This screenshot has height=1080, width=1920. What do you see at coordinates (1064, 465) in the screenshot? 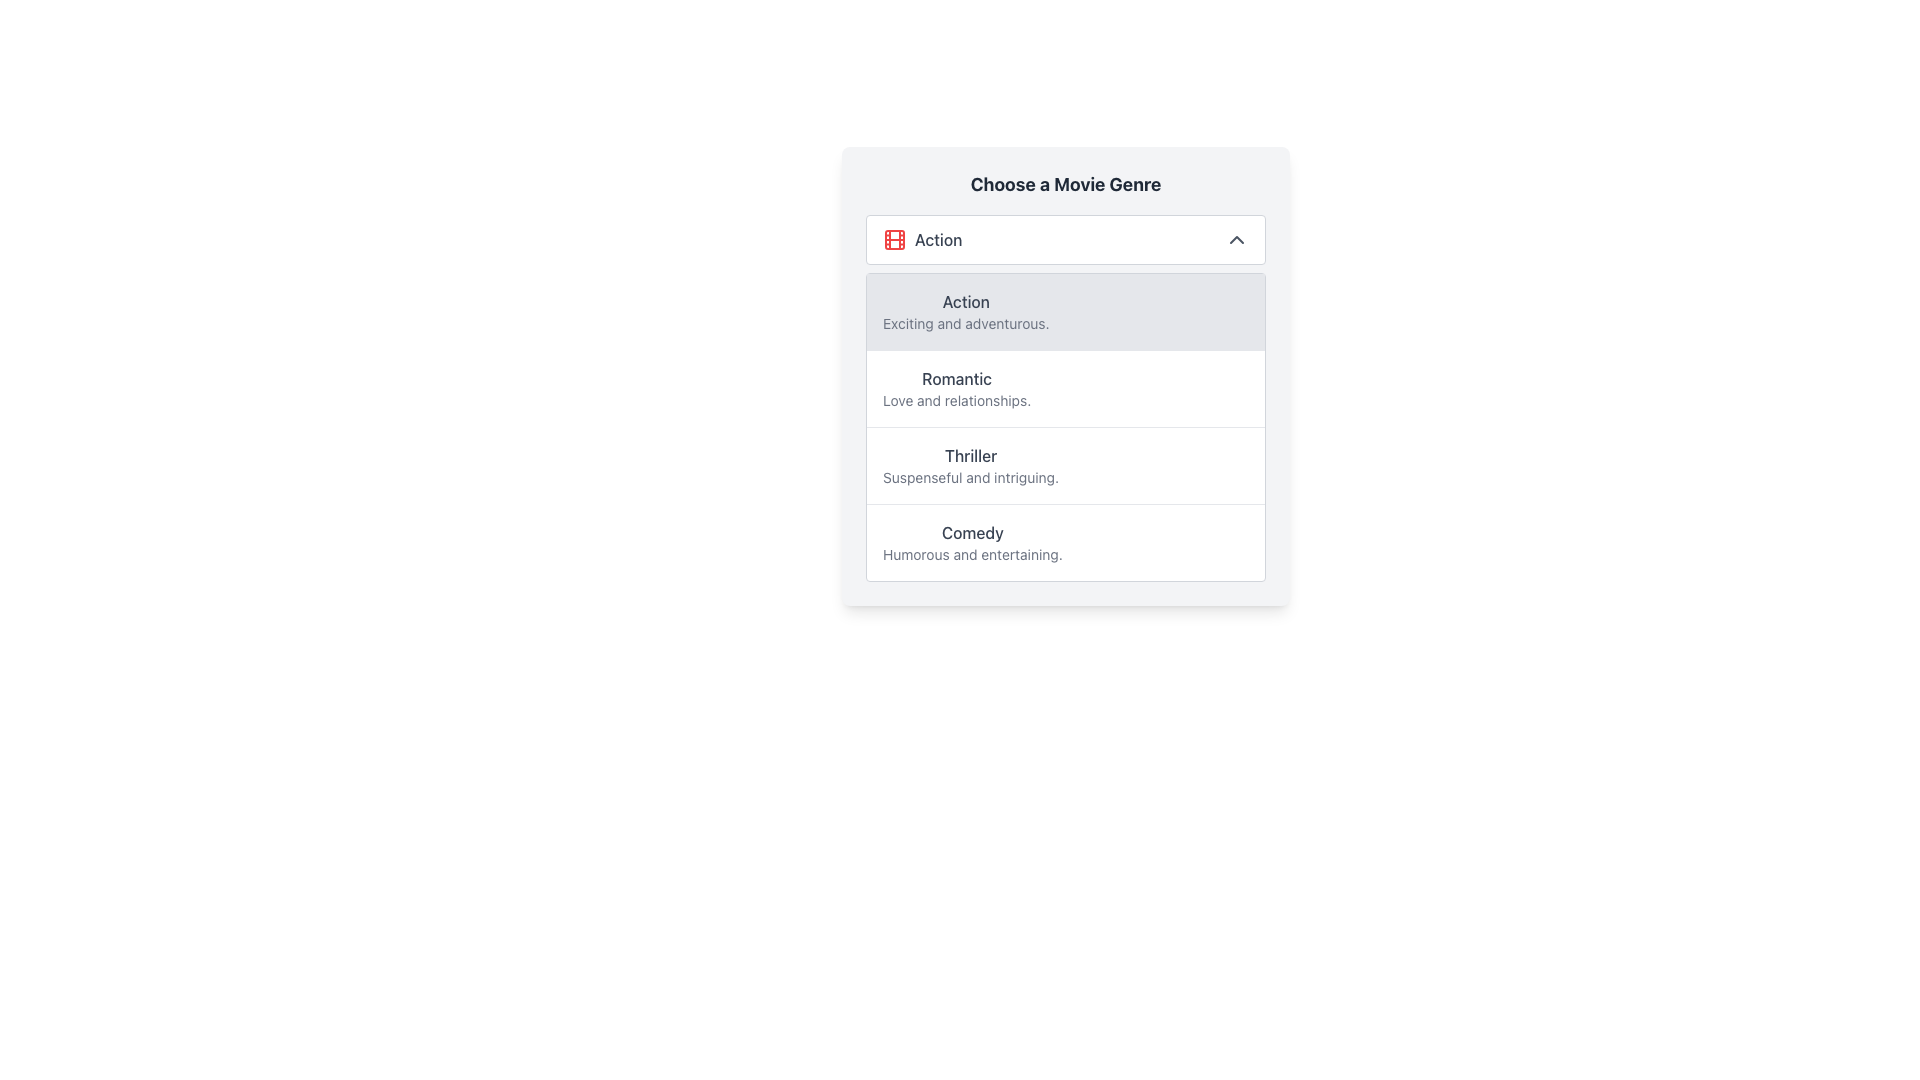
I see `the 'Thriller' genre option in the dropdown menu titled 'Choose a Movie Genre' to trigger the hover effect` at bounding box center [1064, 465].